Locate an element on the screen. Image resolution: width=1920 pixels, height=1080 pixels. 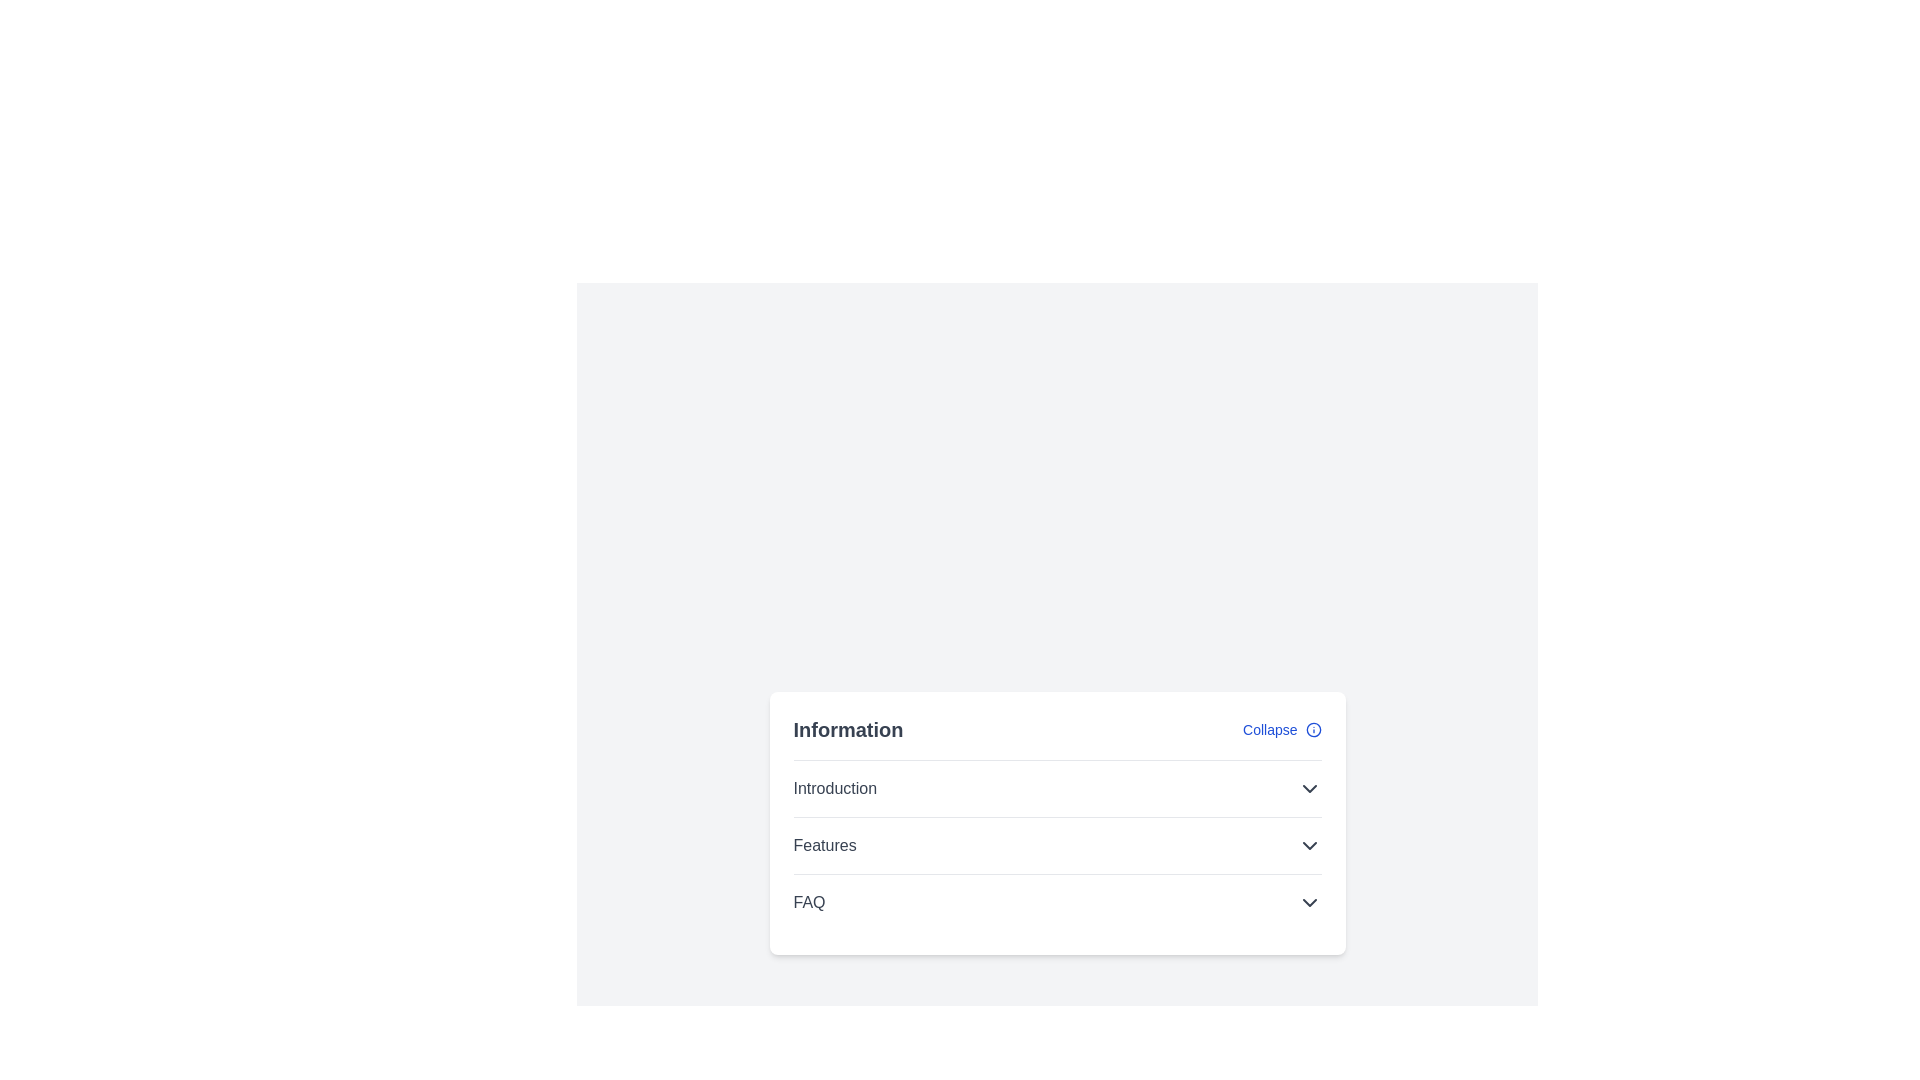
the chevron SVG icon located at the rightmost end of the 'Features' row is located at coordinates (1309, 845).